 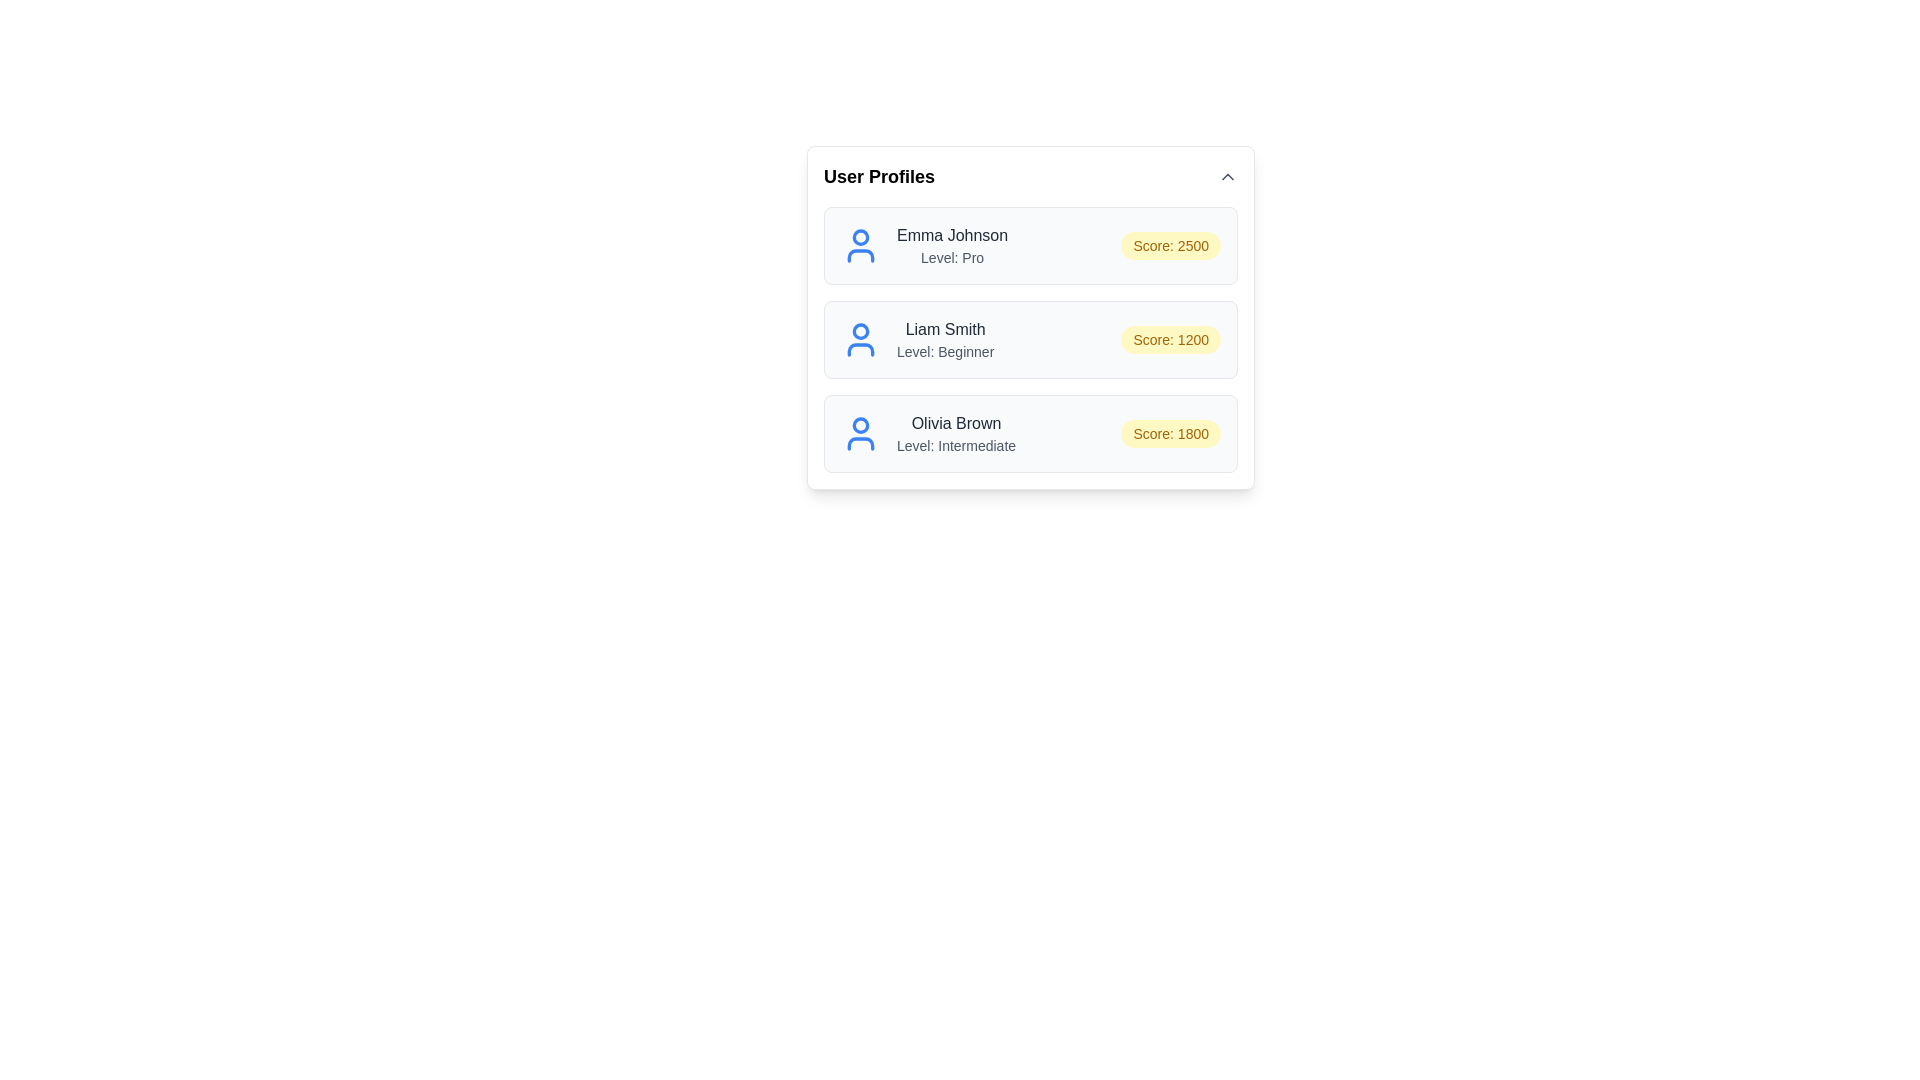 I want to click on the Text Display with Icon that shows user information, including name and level, located in the top section of the User Profiles list, so click(x=923, y=245).